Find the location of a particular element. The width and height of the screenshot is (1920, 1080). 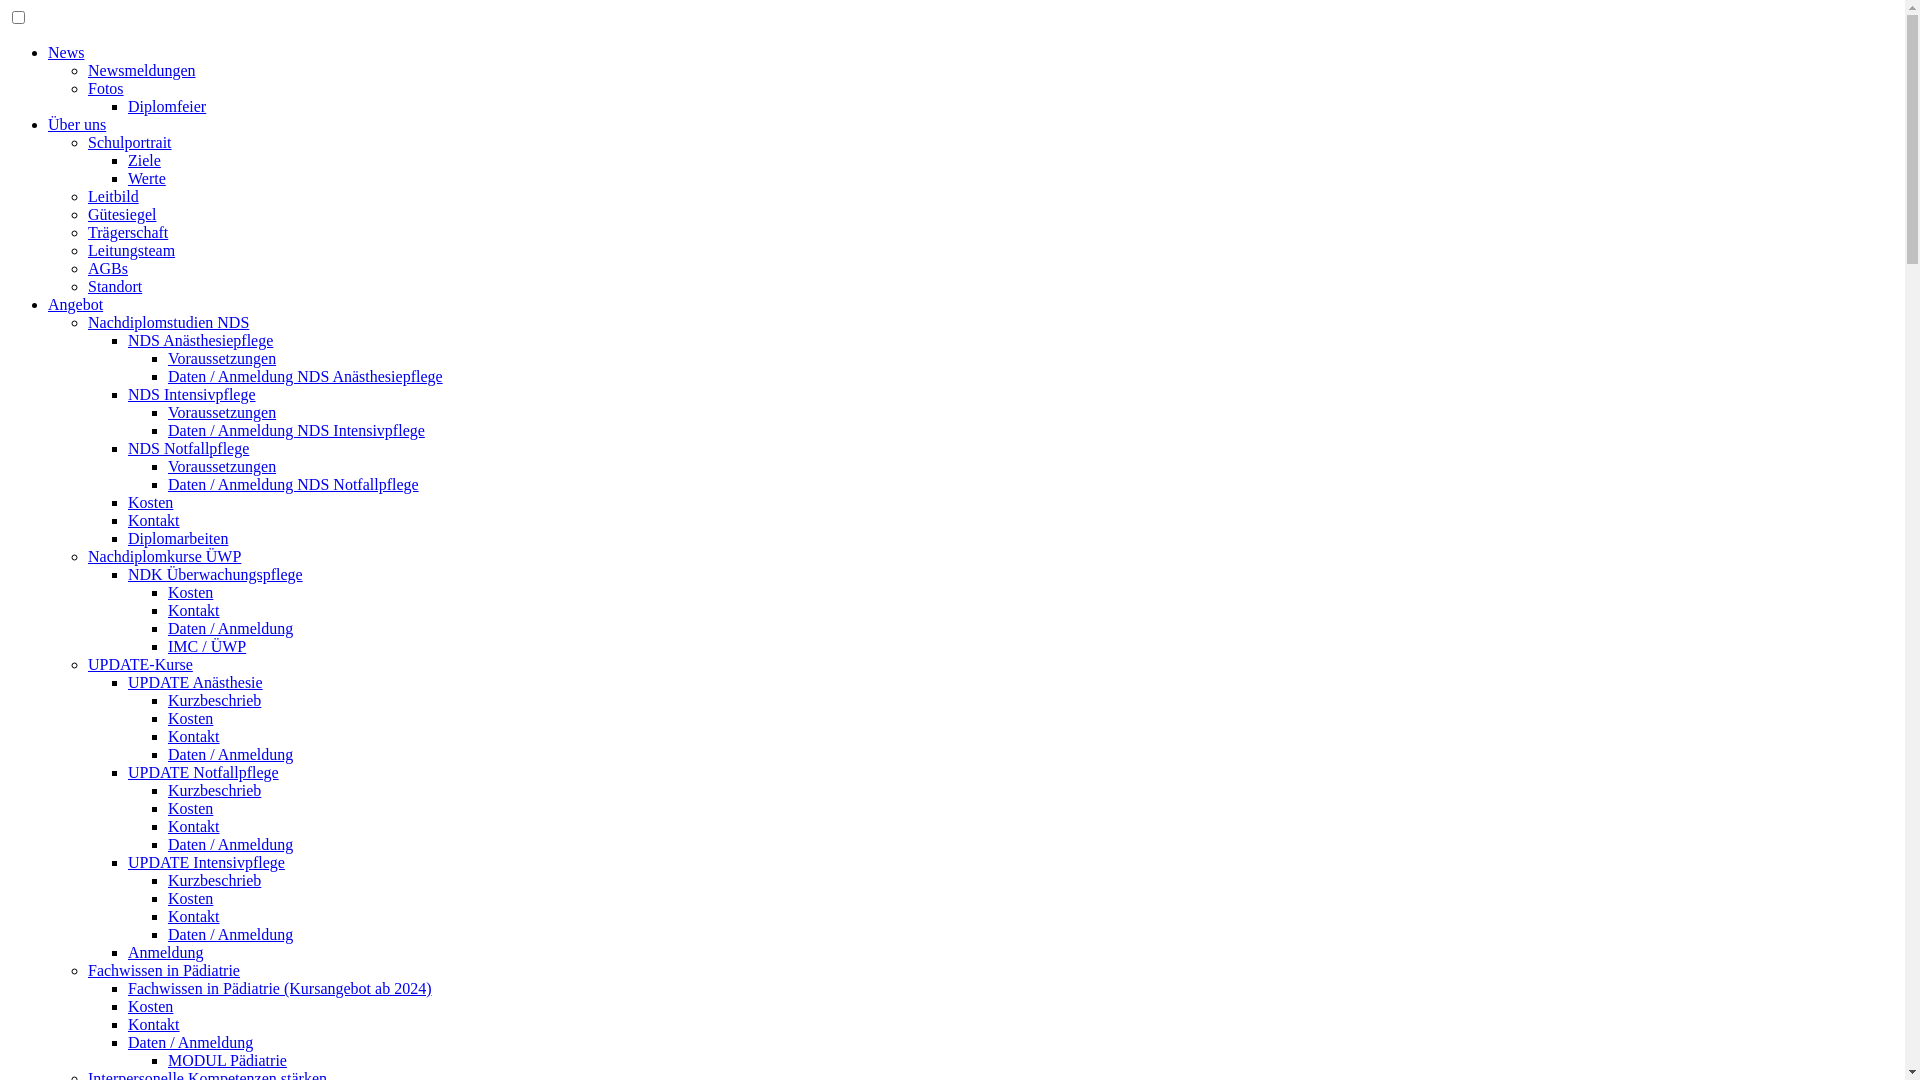

'Angebot' is located at coordinates (75, 304).